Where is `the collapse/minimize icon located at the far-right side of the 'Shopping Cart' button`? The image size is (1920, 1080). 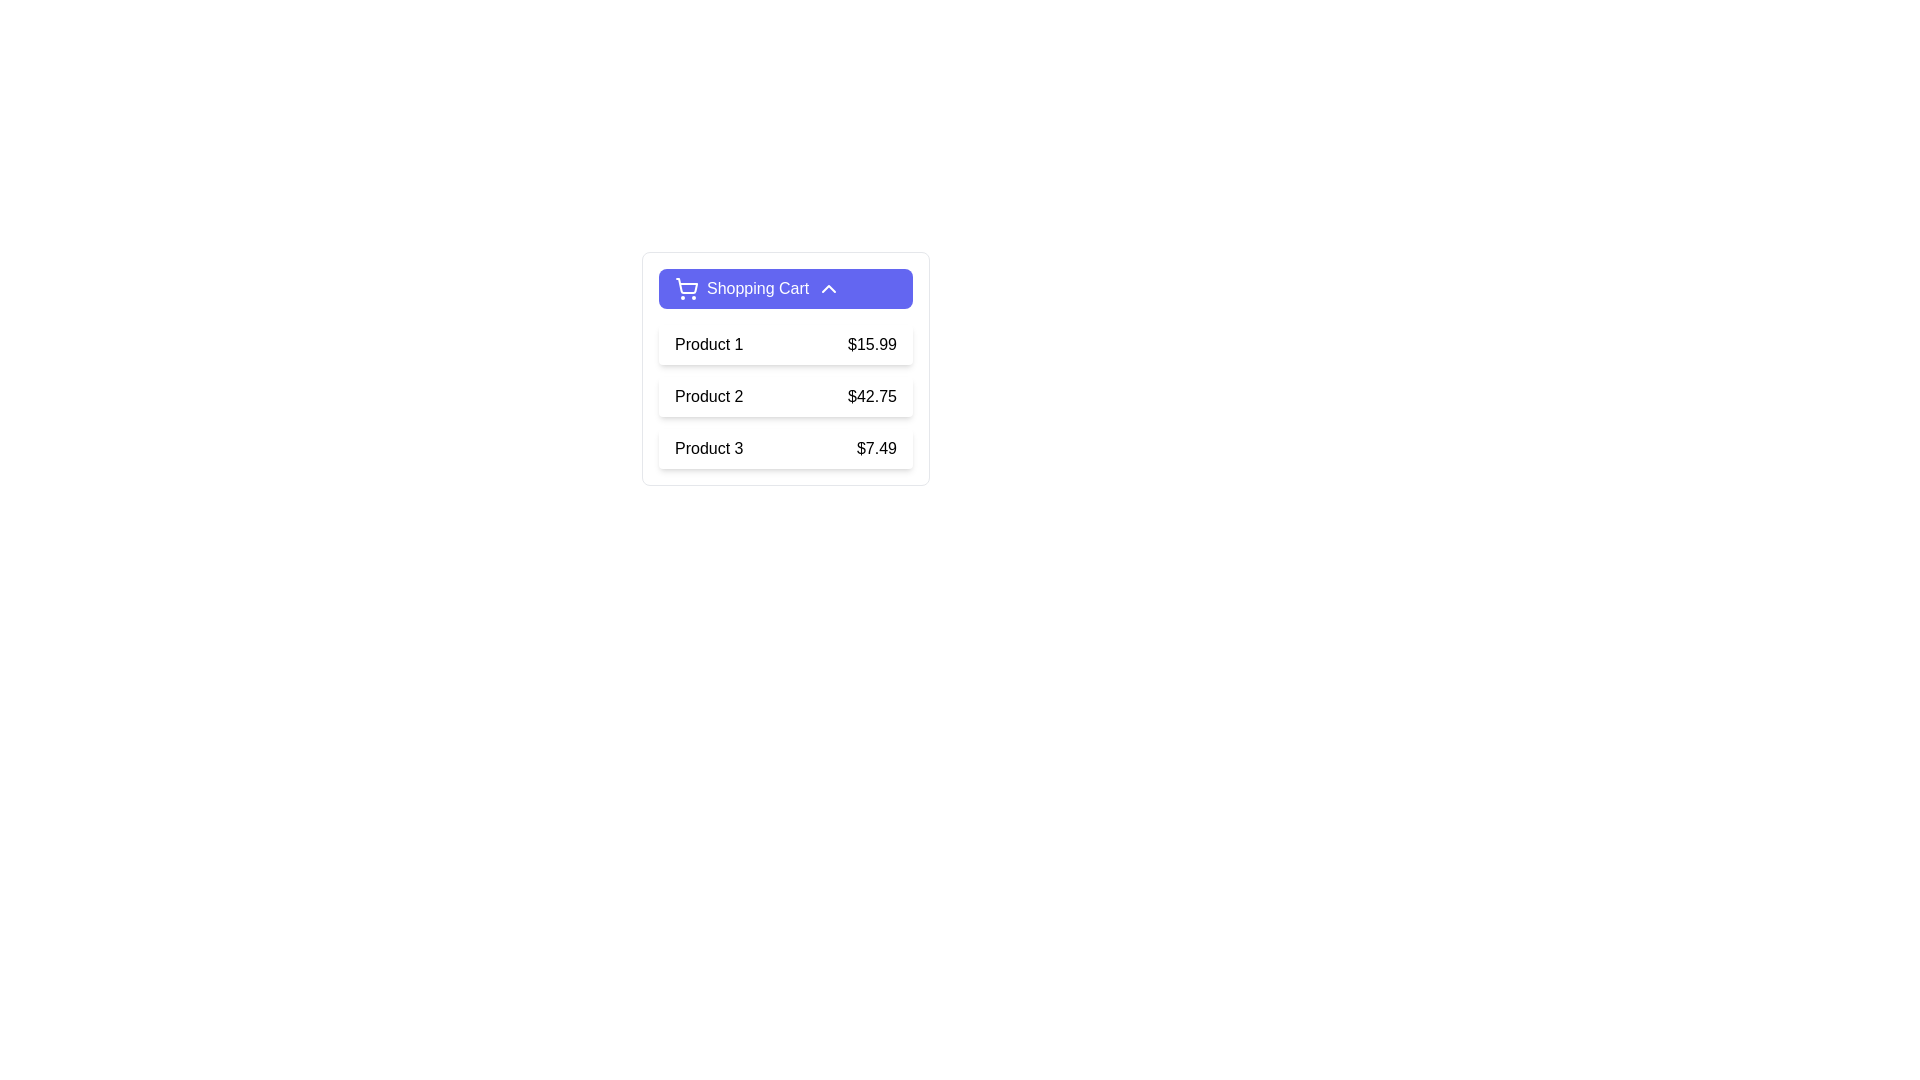
the collapse/minimize icon located at the far-right side of the 'Shopping Cart' button is located at coordinates (829, 289).